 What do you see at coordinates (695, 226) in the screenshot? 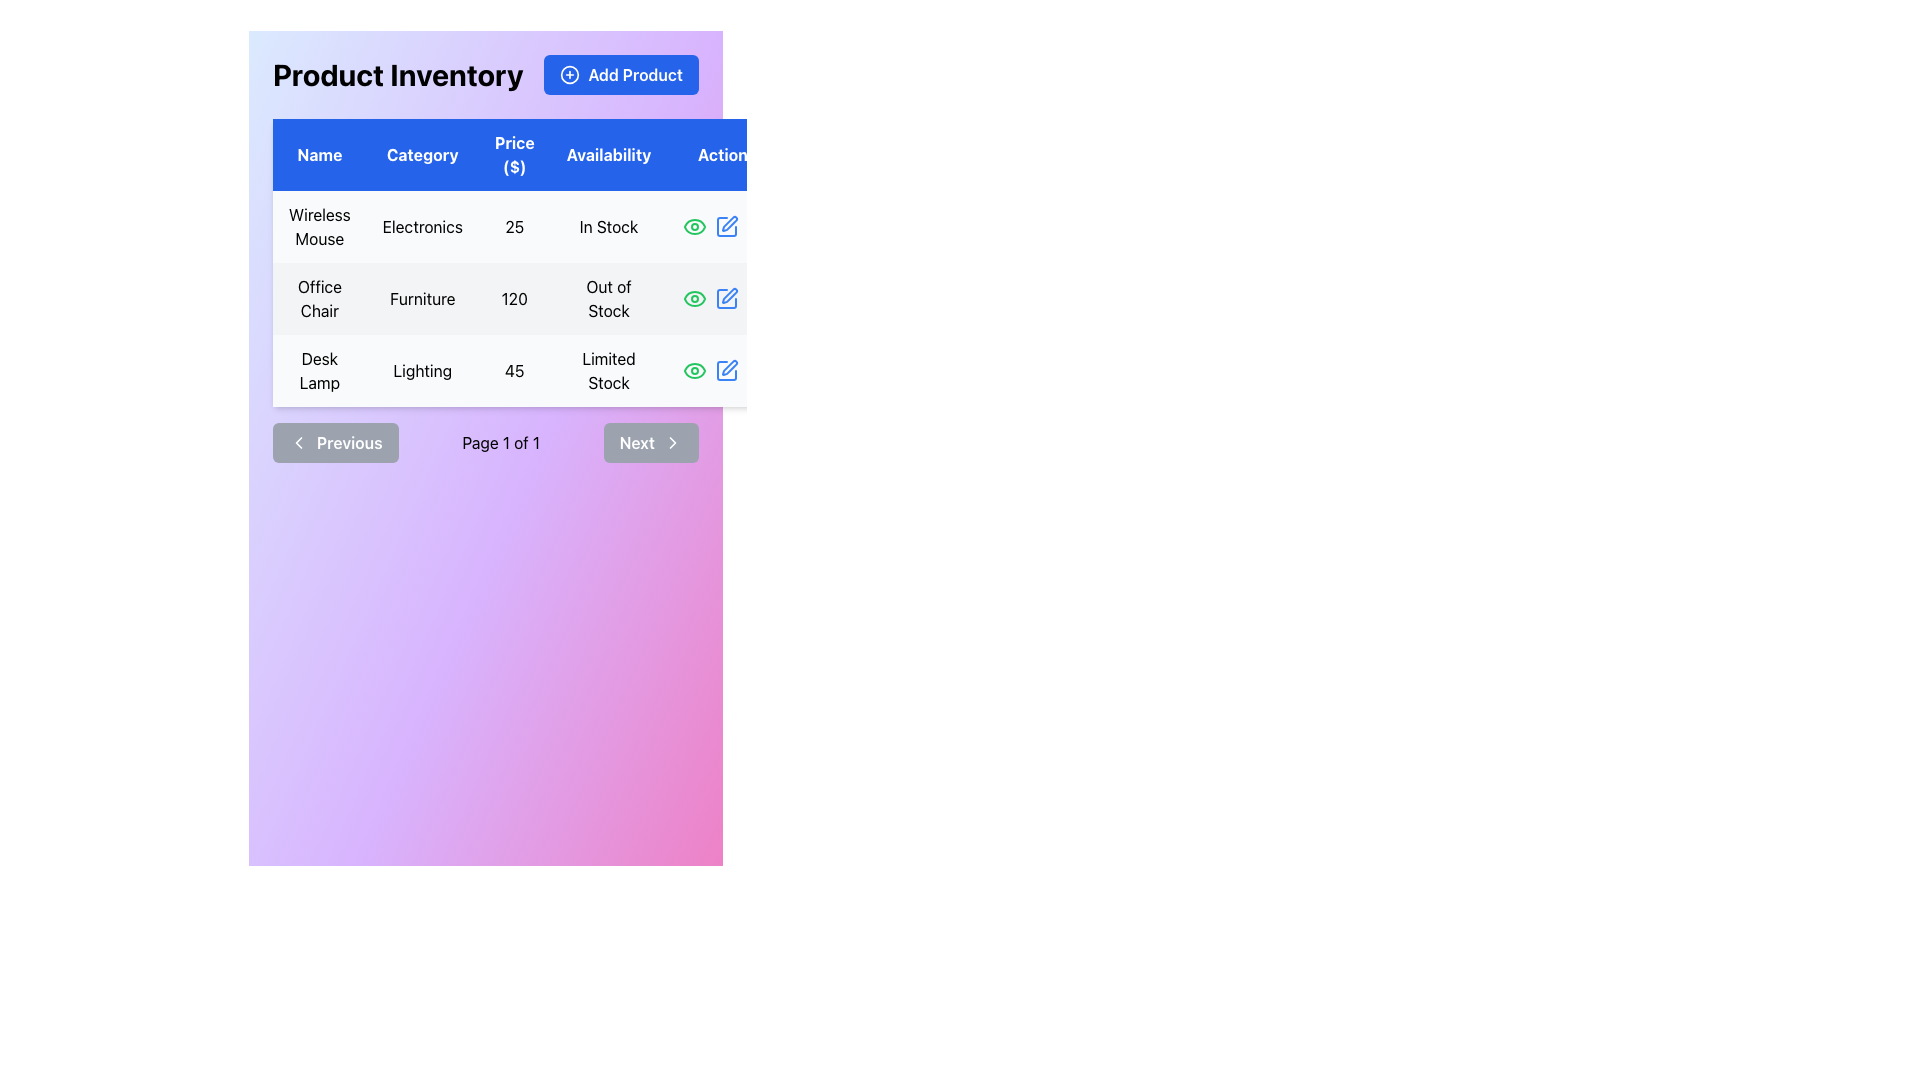
I see `the icon/button in the second row of the table under the Action column that relates` at bounding box center [695, 226].